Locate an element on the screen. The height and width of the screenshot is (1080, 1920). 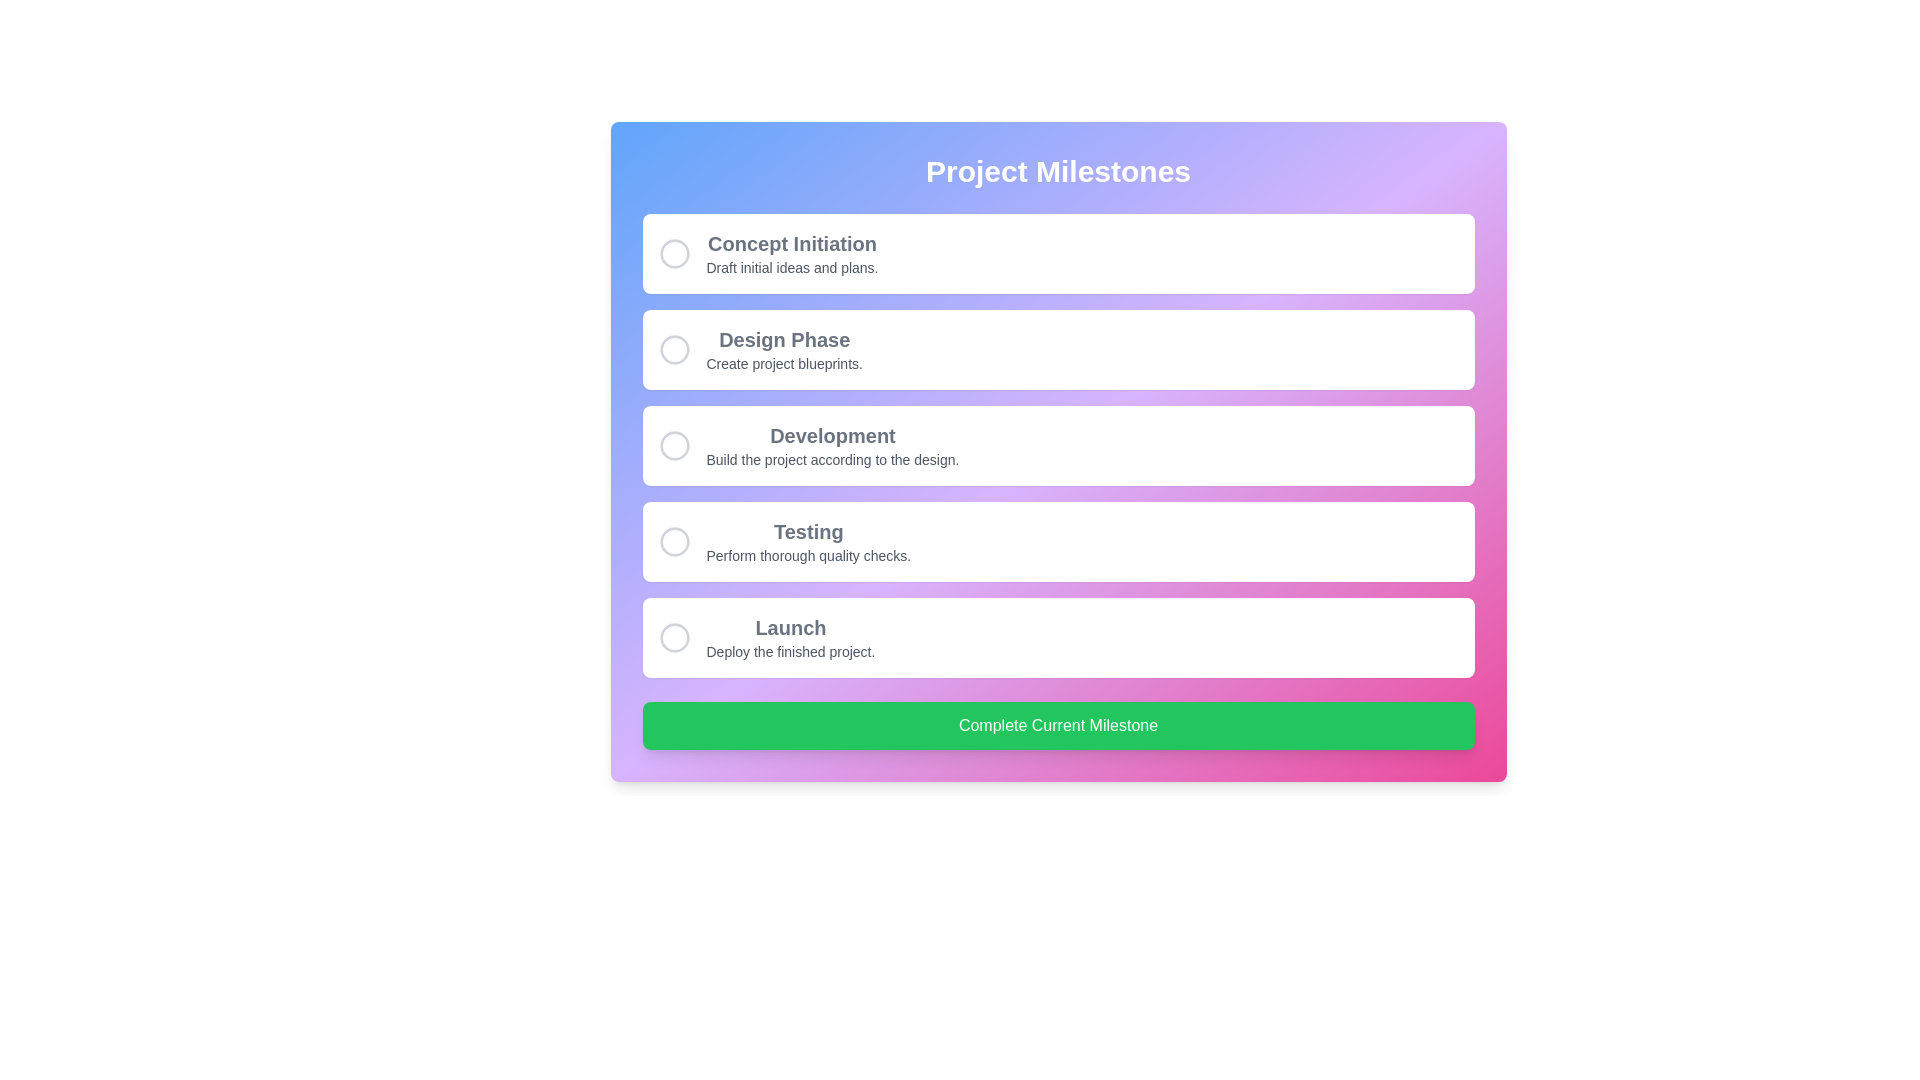
the decorative circle with a hollow center and a gray stroke outline, which is the inner circle in the second entry of the vertical list under the 'Design Phase' label is located at coordinates (674, 349).